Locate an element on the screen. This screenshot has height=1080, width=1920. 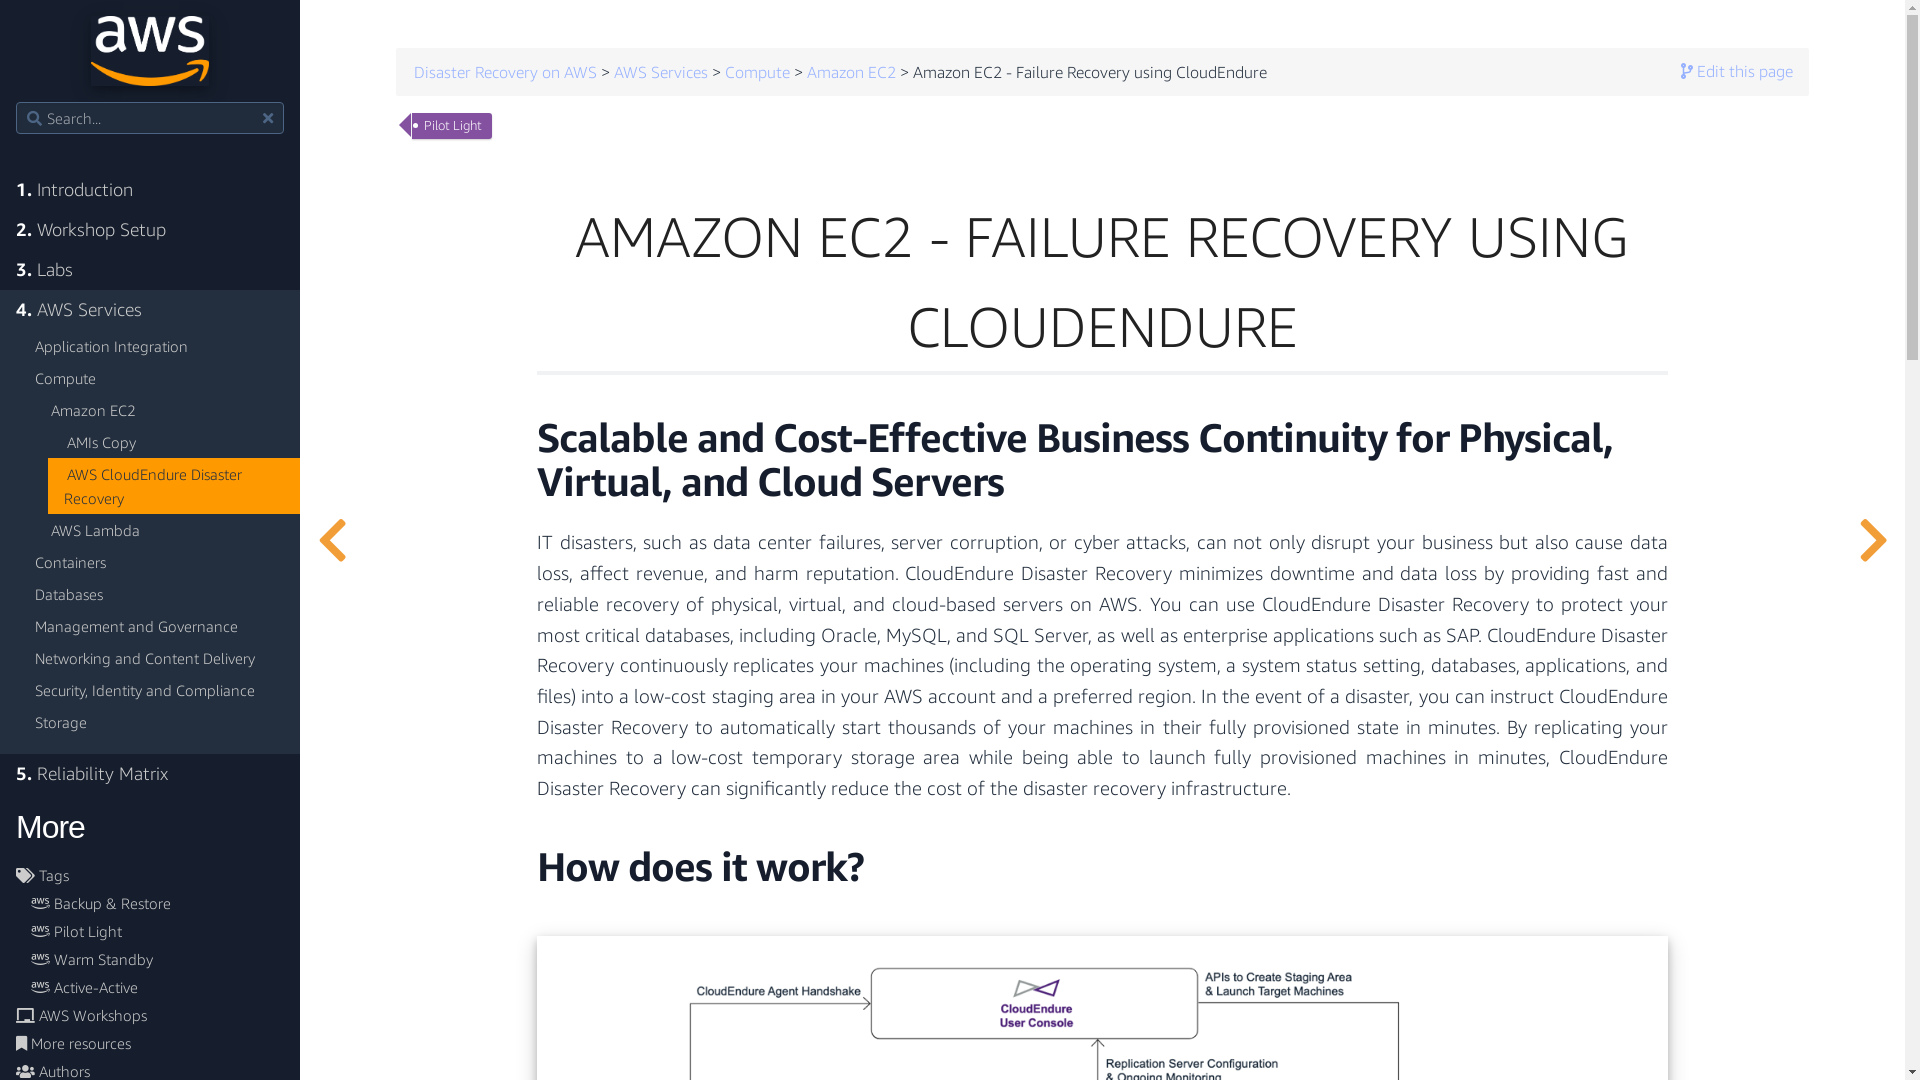
'Disaster Recovery on AWS' is located at coordinates (505, 72).